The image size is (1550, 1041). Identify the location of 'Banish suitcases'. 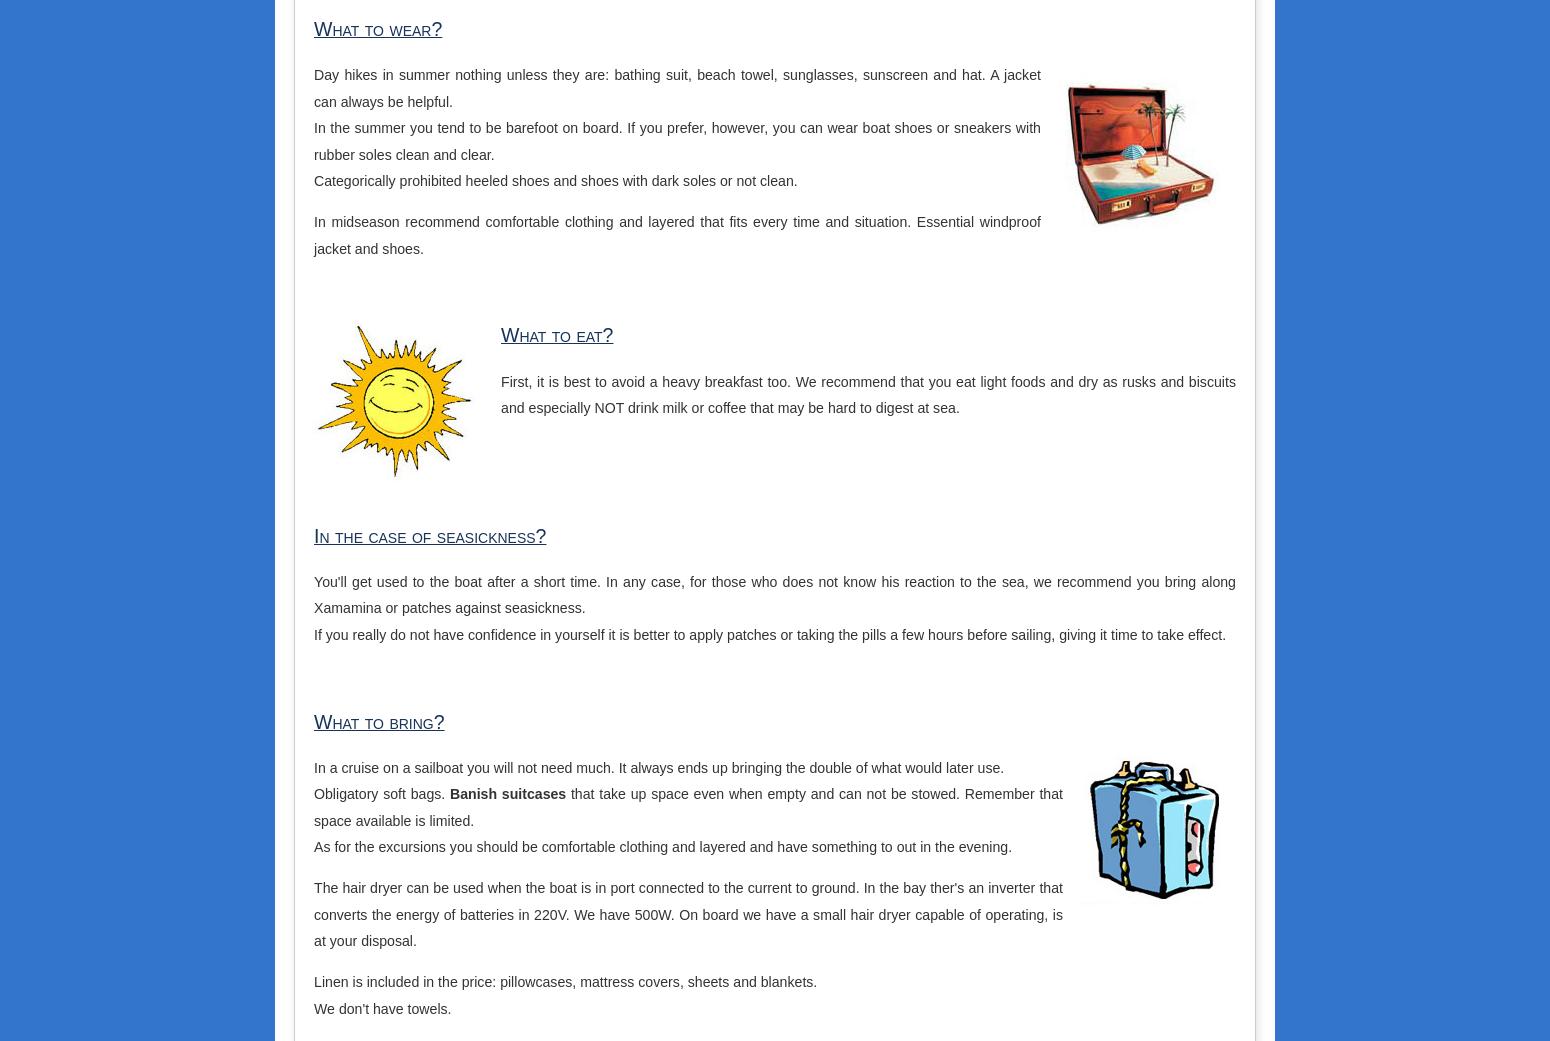
(506, 793).